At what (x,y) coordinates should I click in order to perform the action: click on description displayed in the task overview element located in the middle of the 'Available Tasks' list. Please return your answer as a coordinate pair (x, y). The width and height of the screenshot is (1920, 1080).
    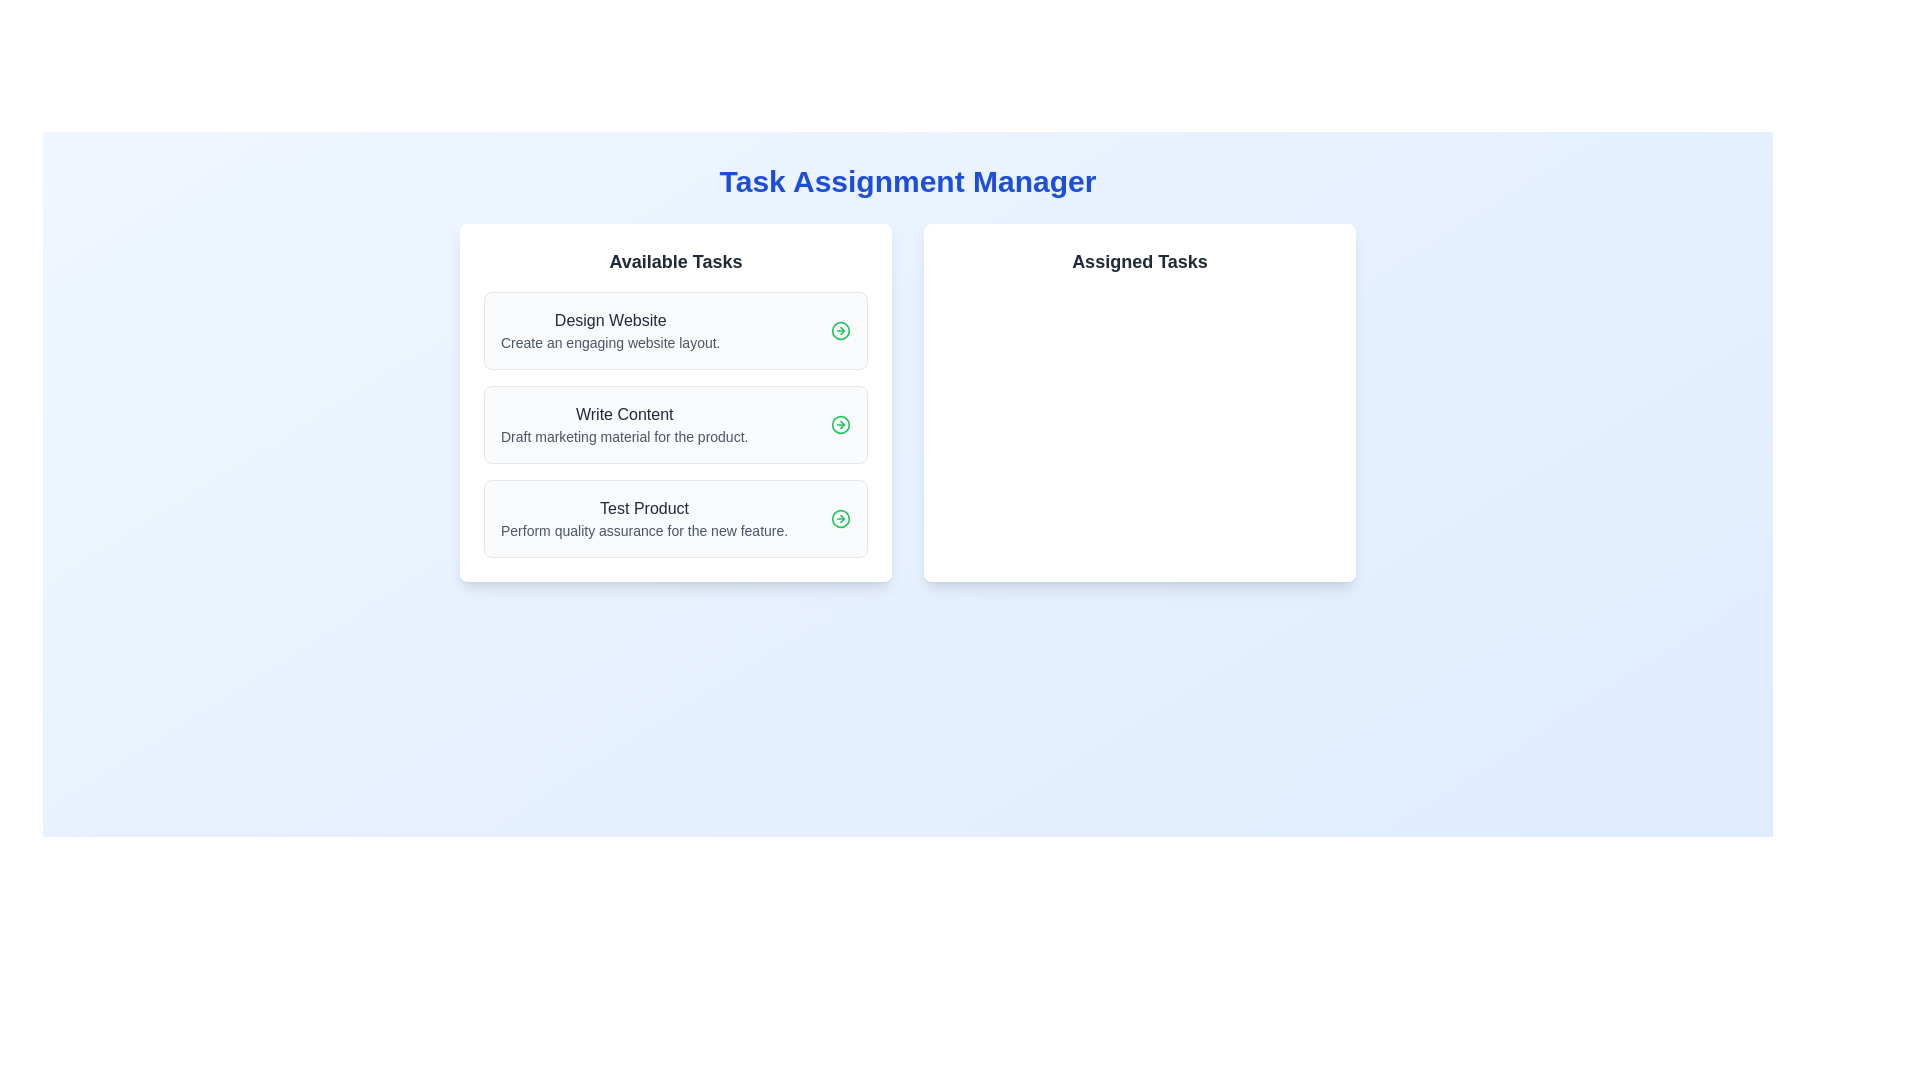
    Looking at the image, I should click on (623, 423).